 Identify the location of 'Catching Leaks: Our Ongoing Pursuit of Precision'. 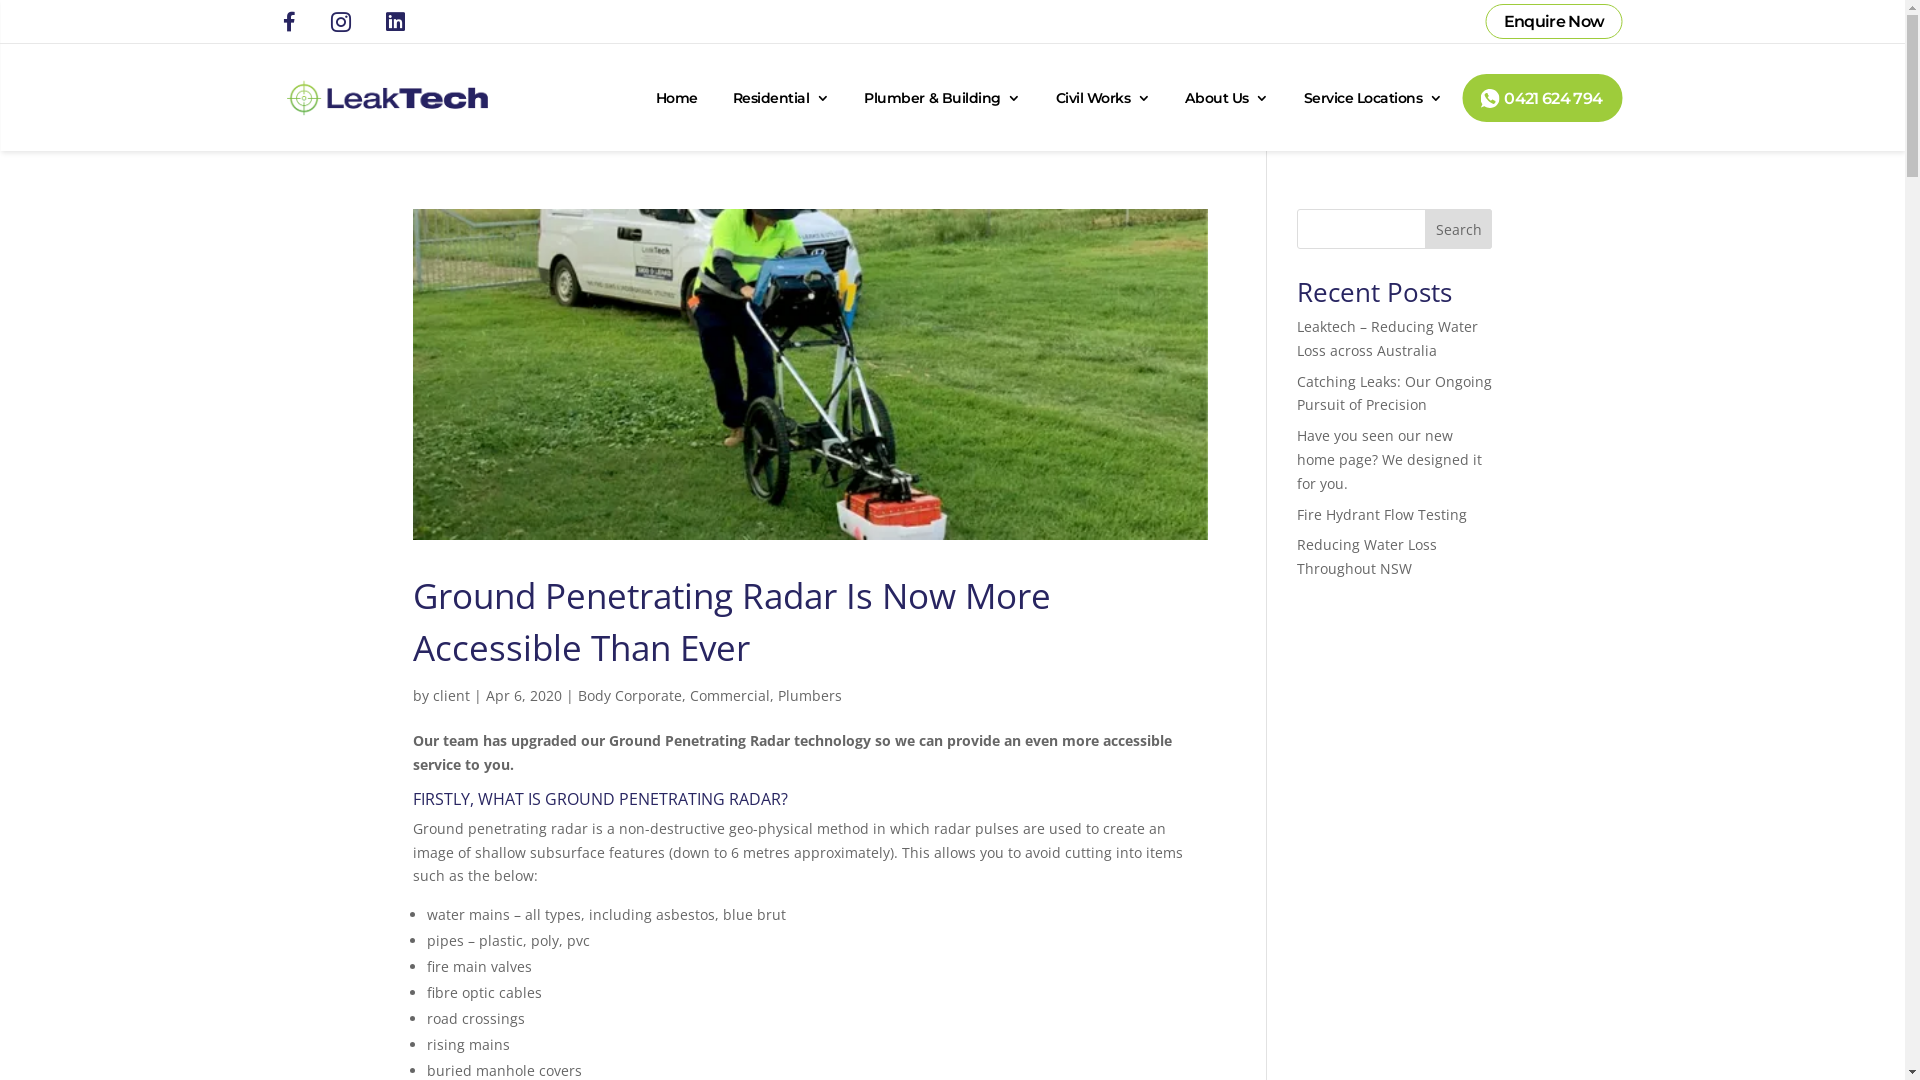
(1393, 393).